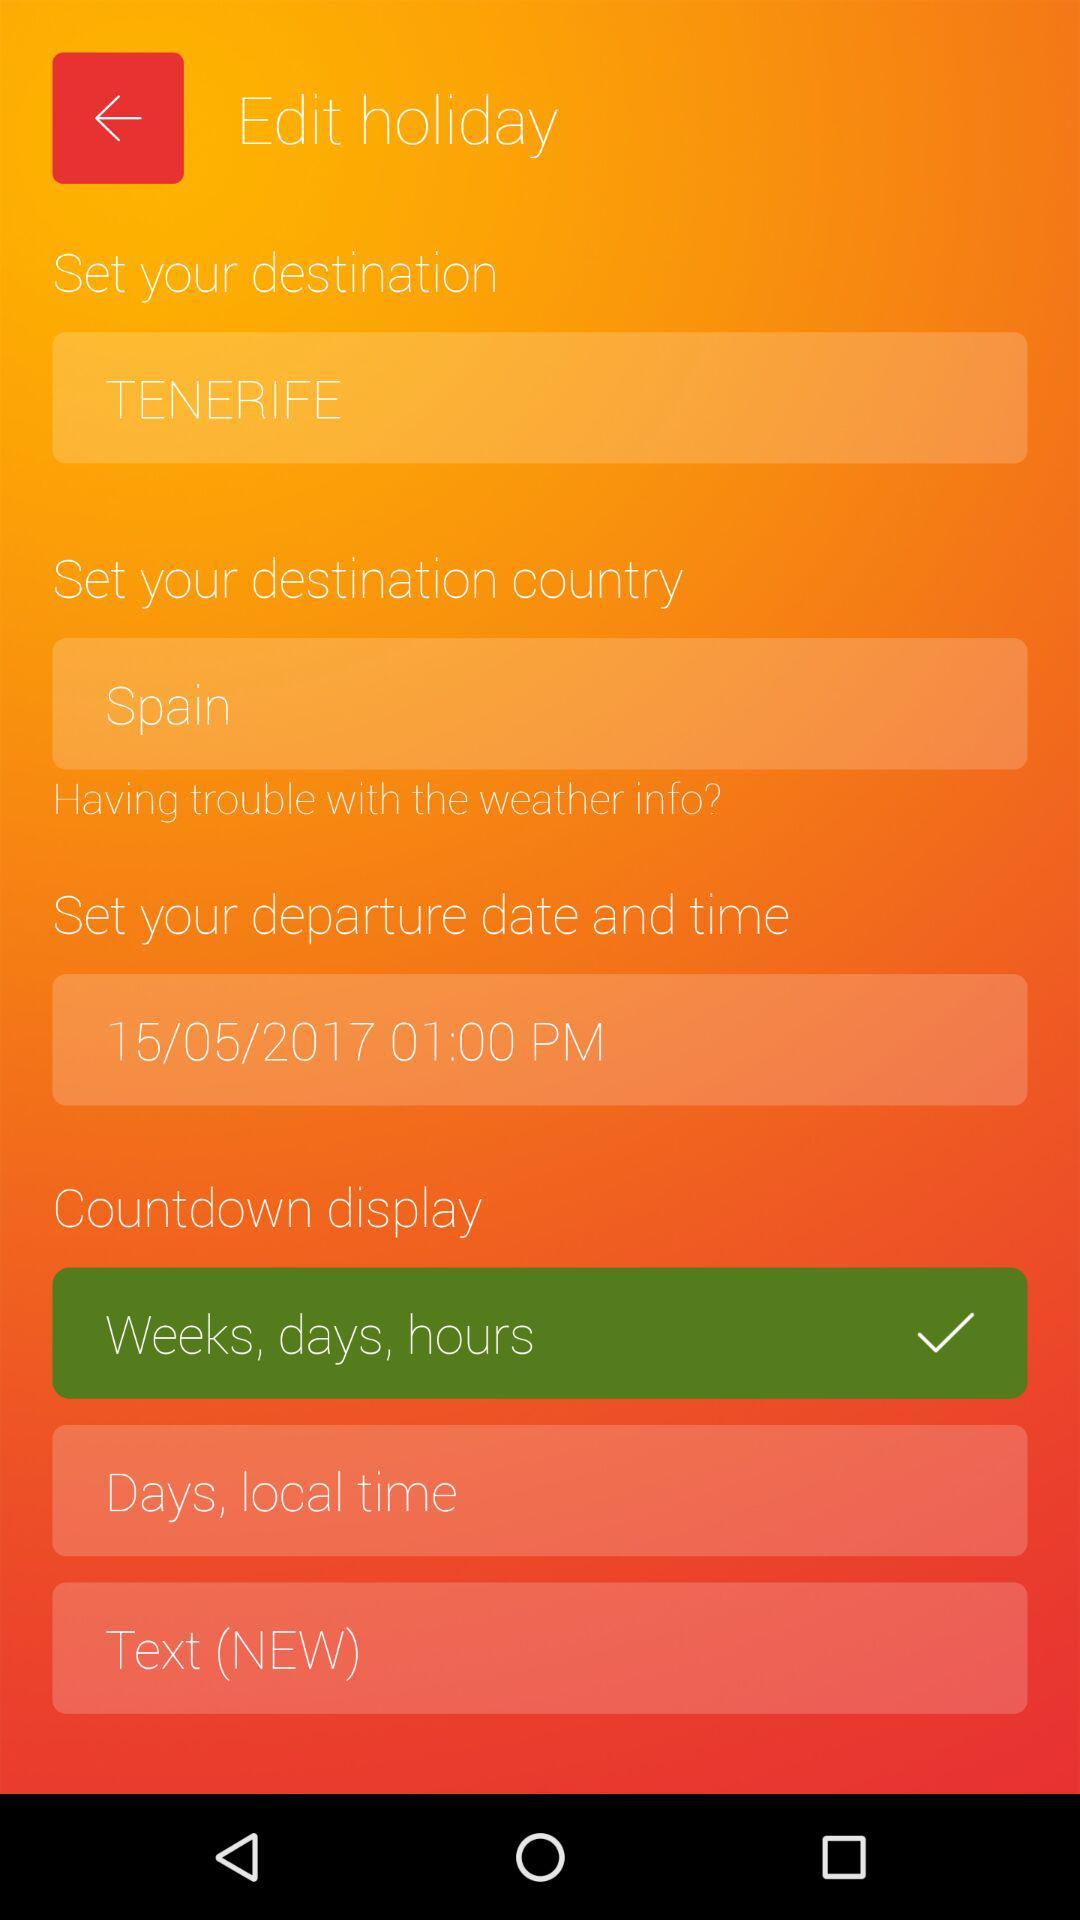  Describe the element at coordinates (540, 703) in the screenshot. I see `icon below set your destination` at that location.